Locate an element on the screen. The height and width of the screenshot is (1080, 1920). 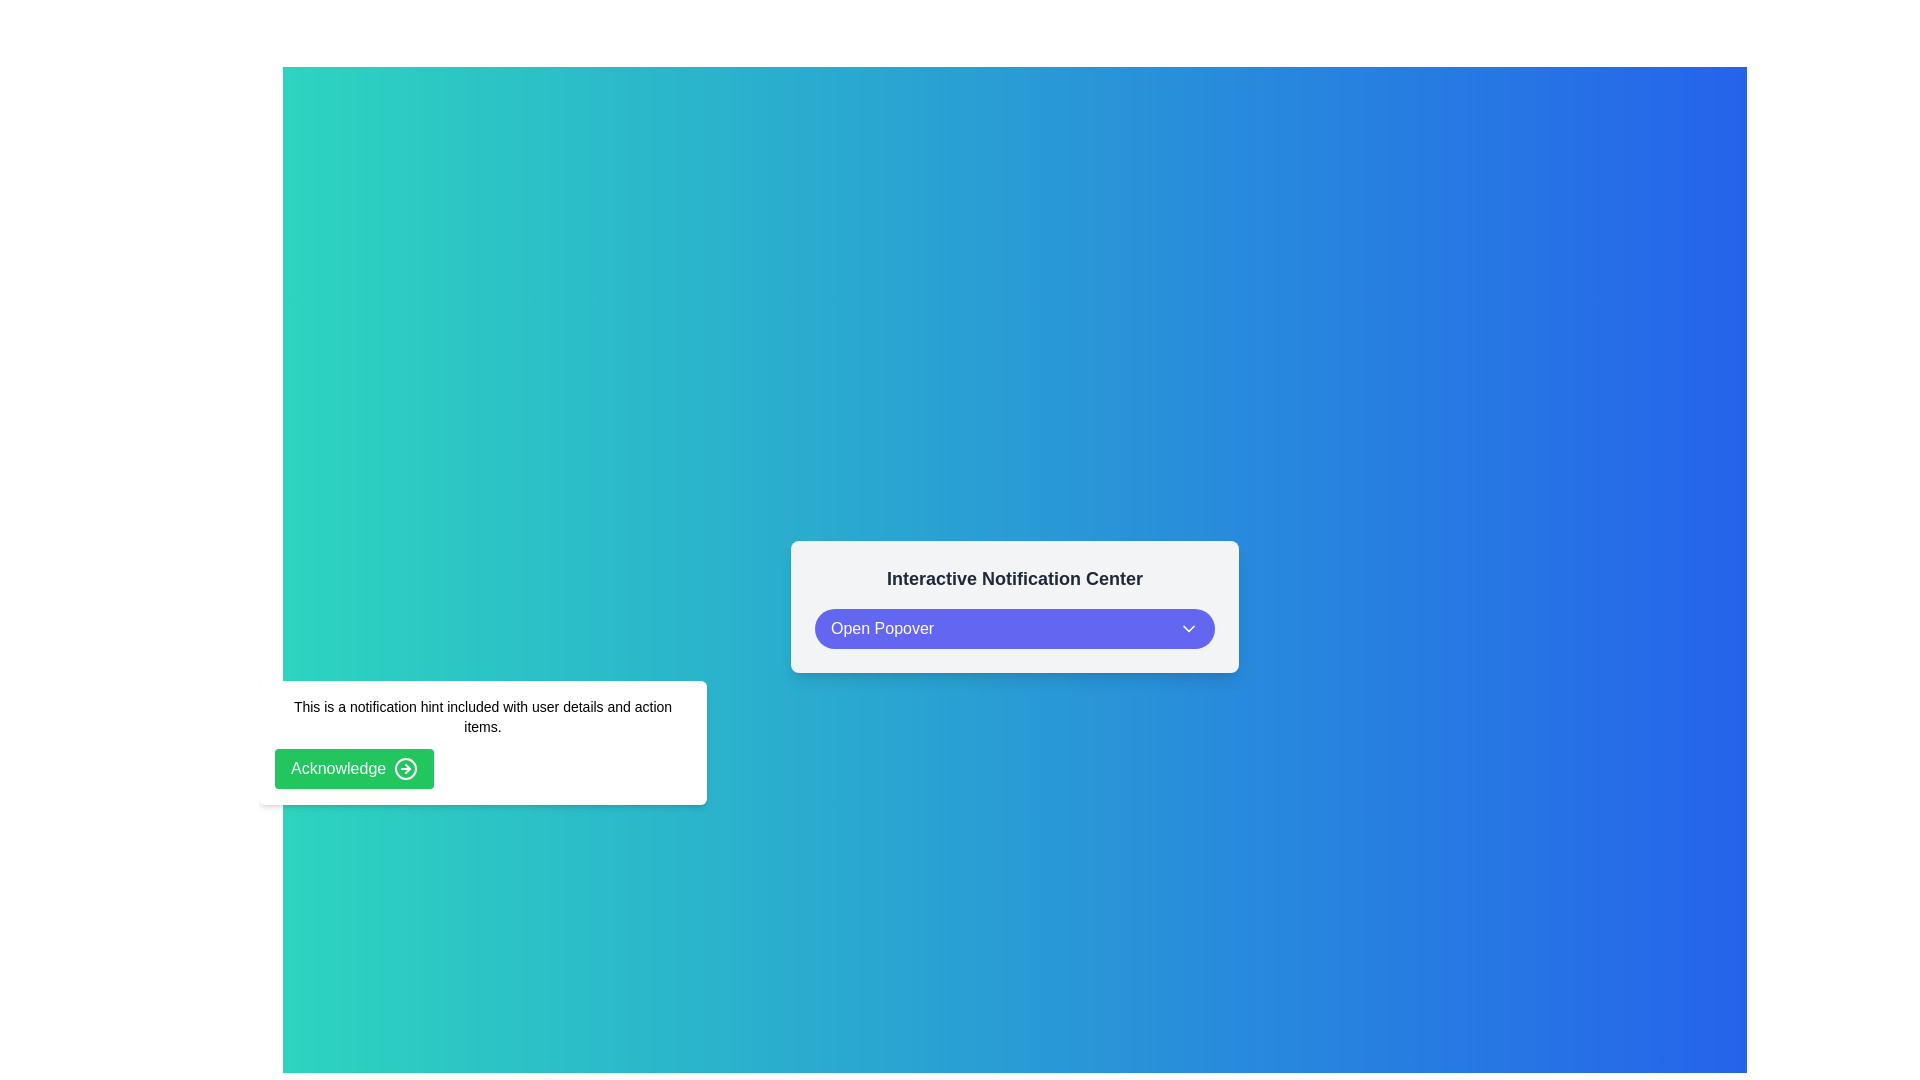
the circular green icon with a rightward-pointing arrow is located at coordinates (405, 767).